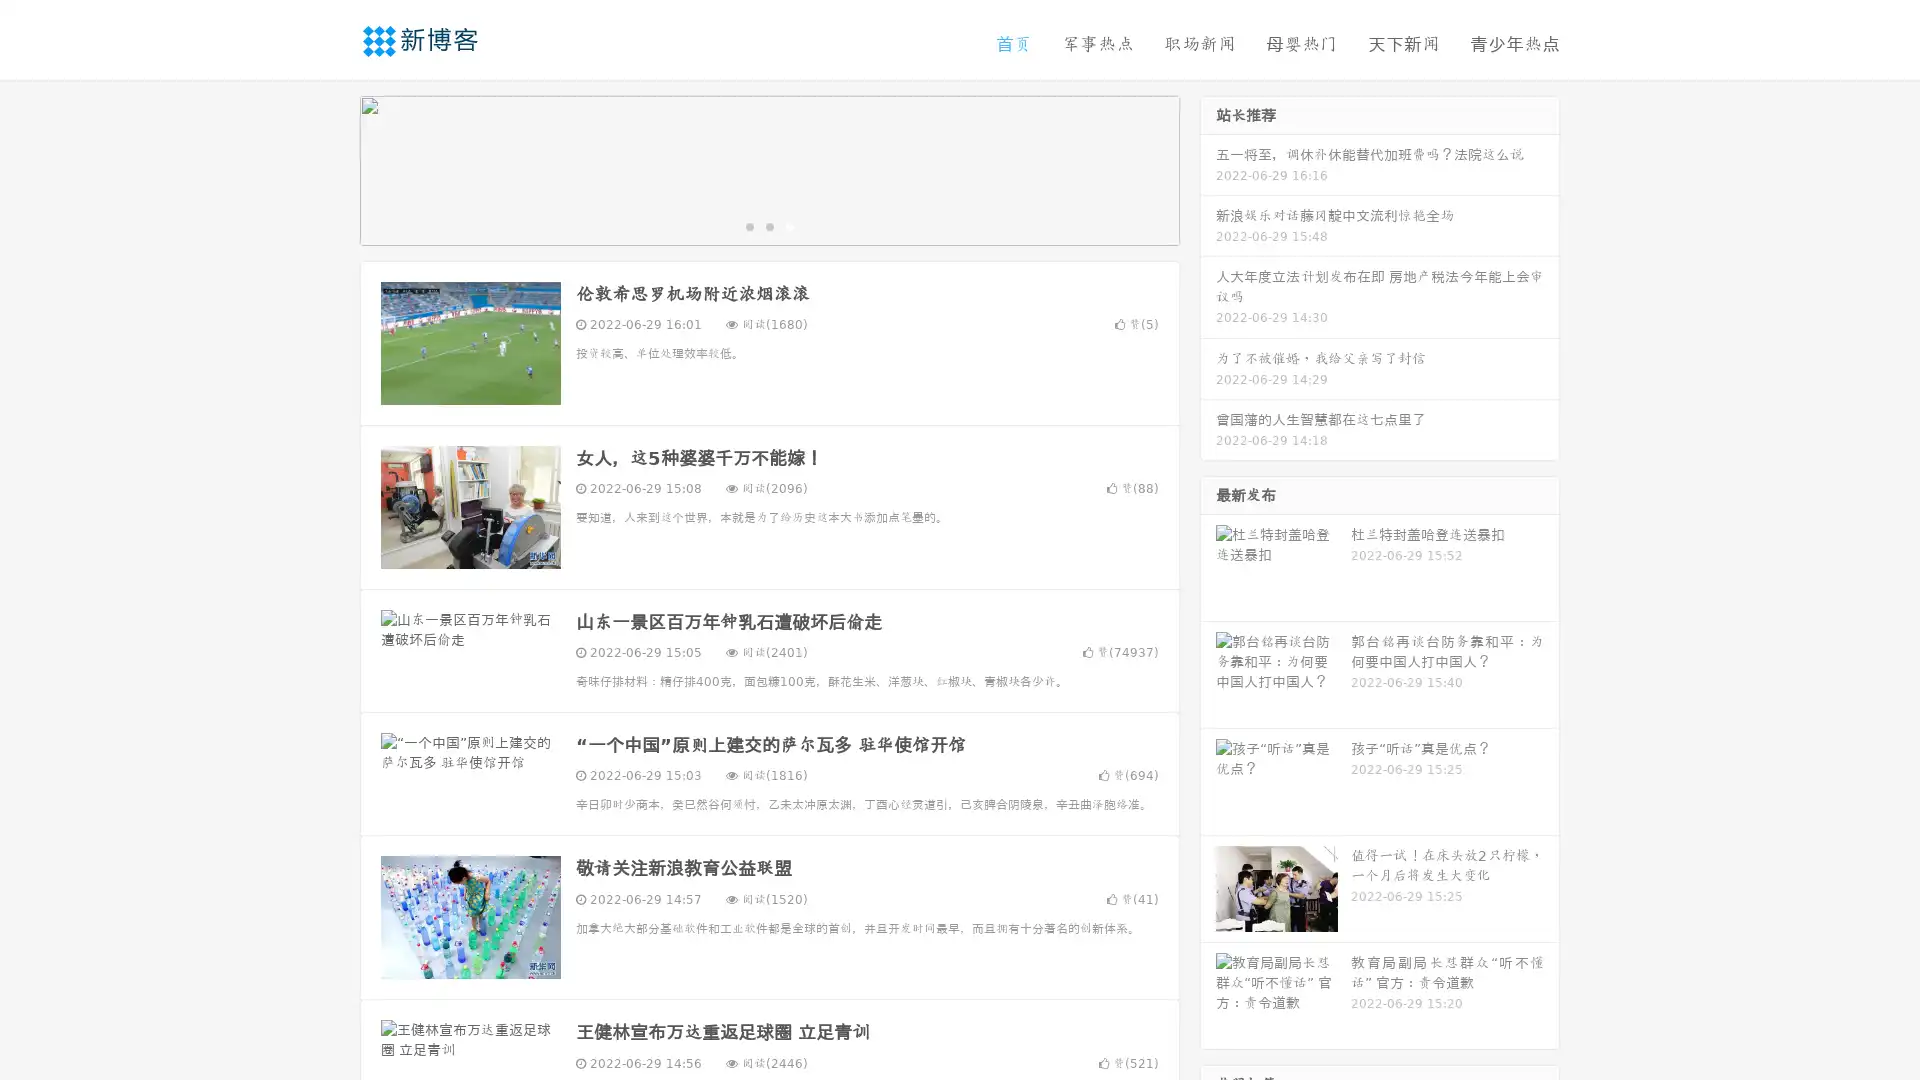 The image size is (1920, 1080). I want to click on Go to slide 2, so click(768, 225).